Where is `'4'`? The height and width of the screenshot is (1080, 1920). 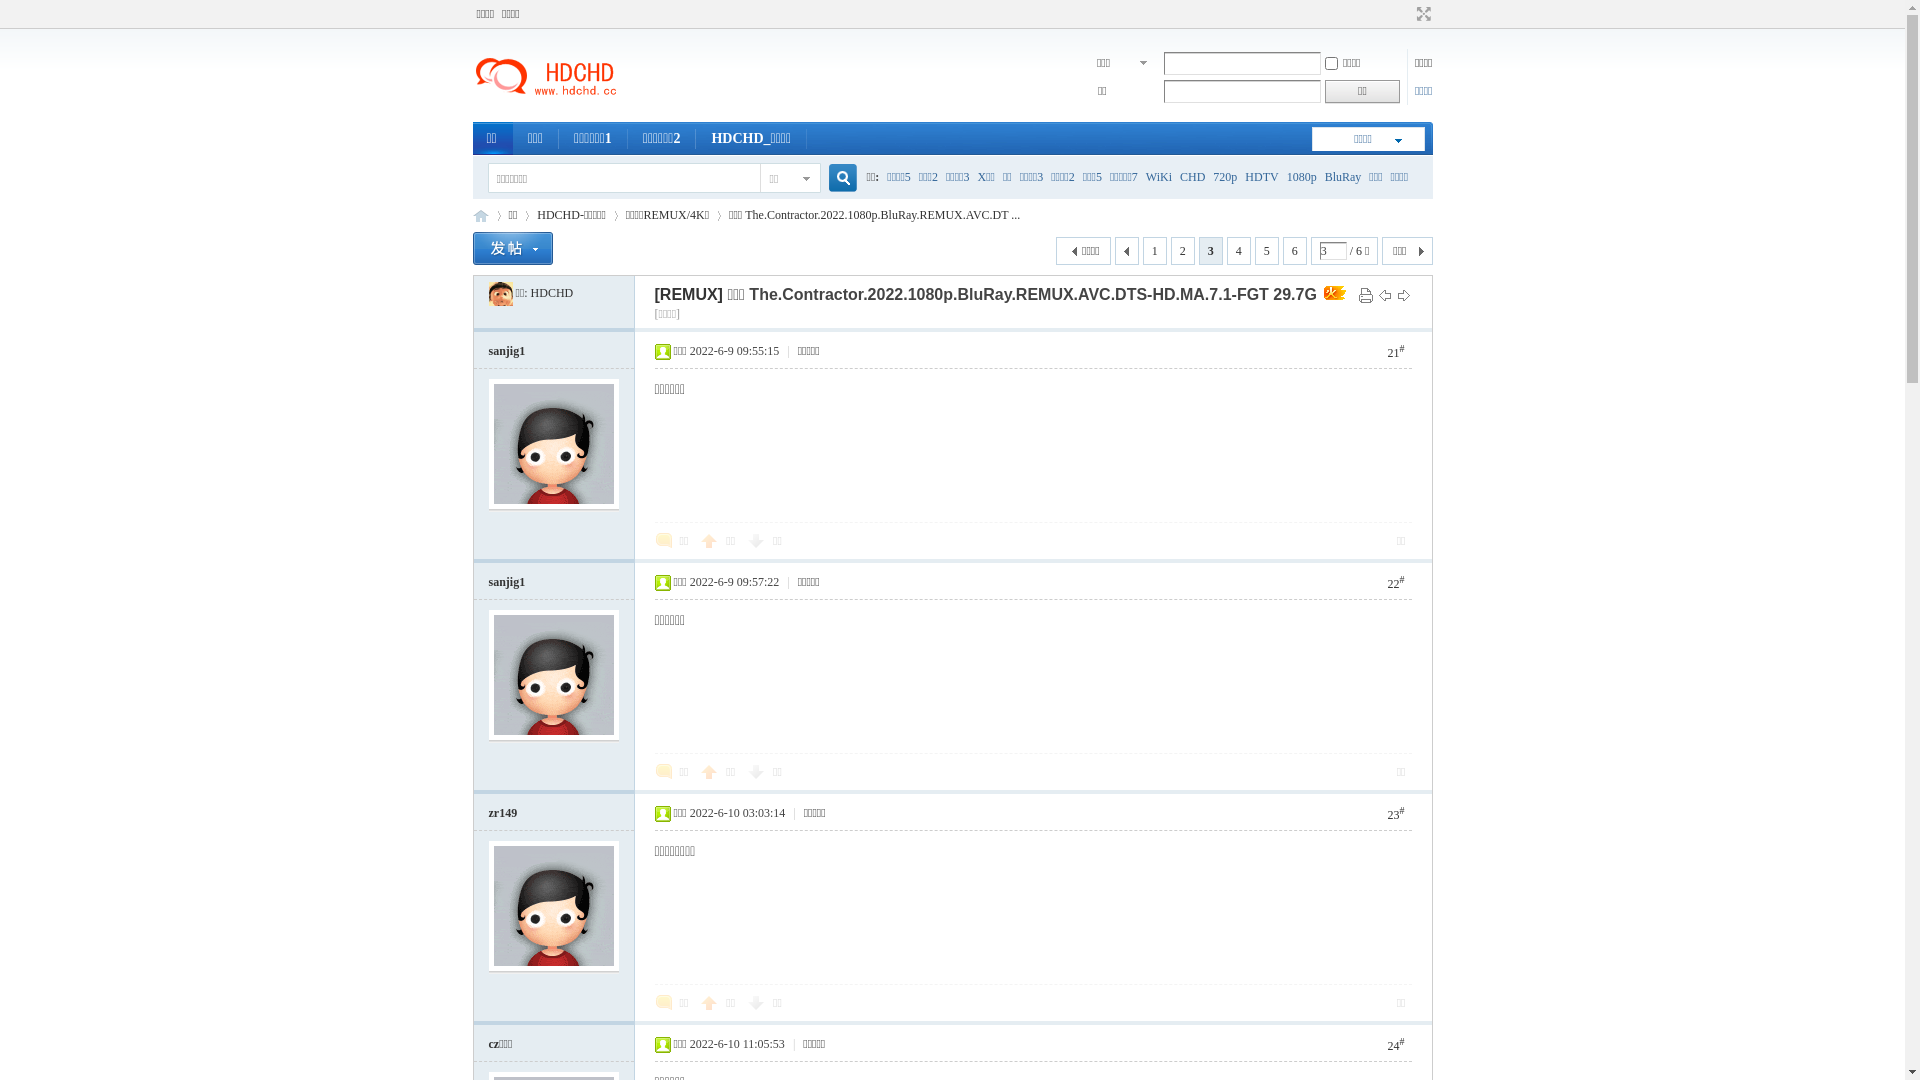
'4' is located at coordinates (1237, 249).